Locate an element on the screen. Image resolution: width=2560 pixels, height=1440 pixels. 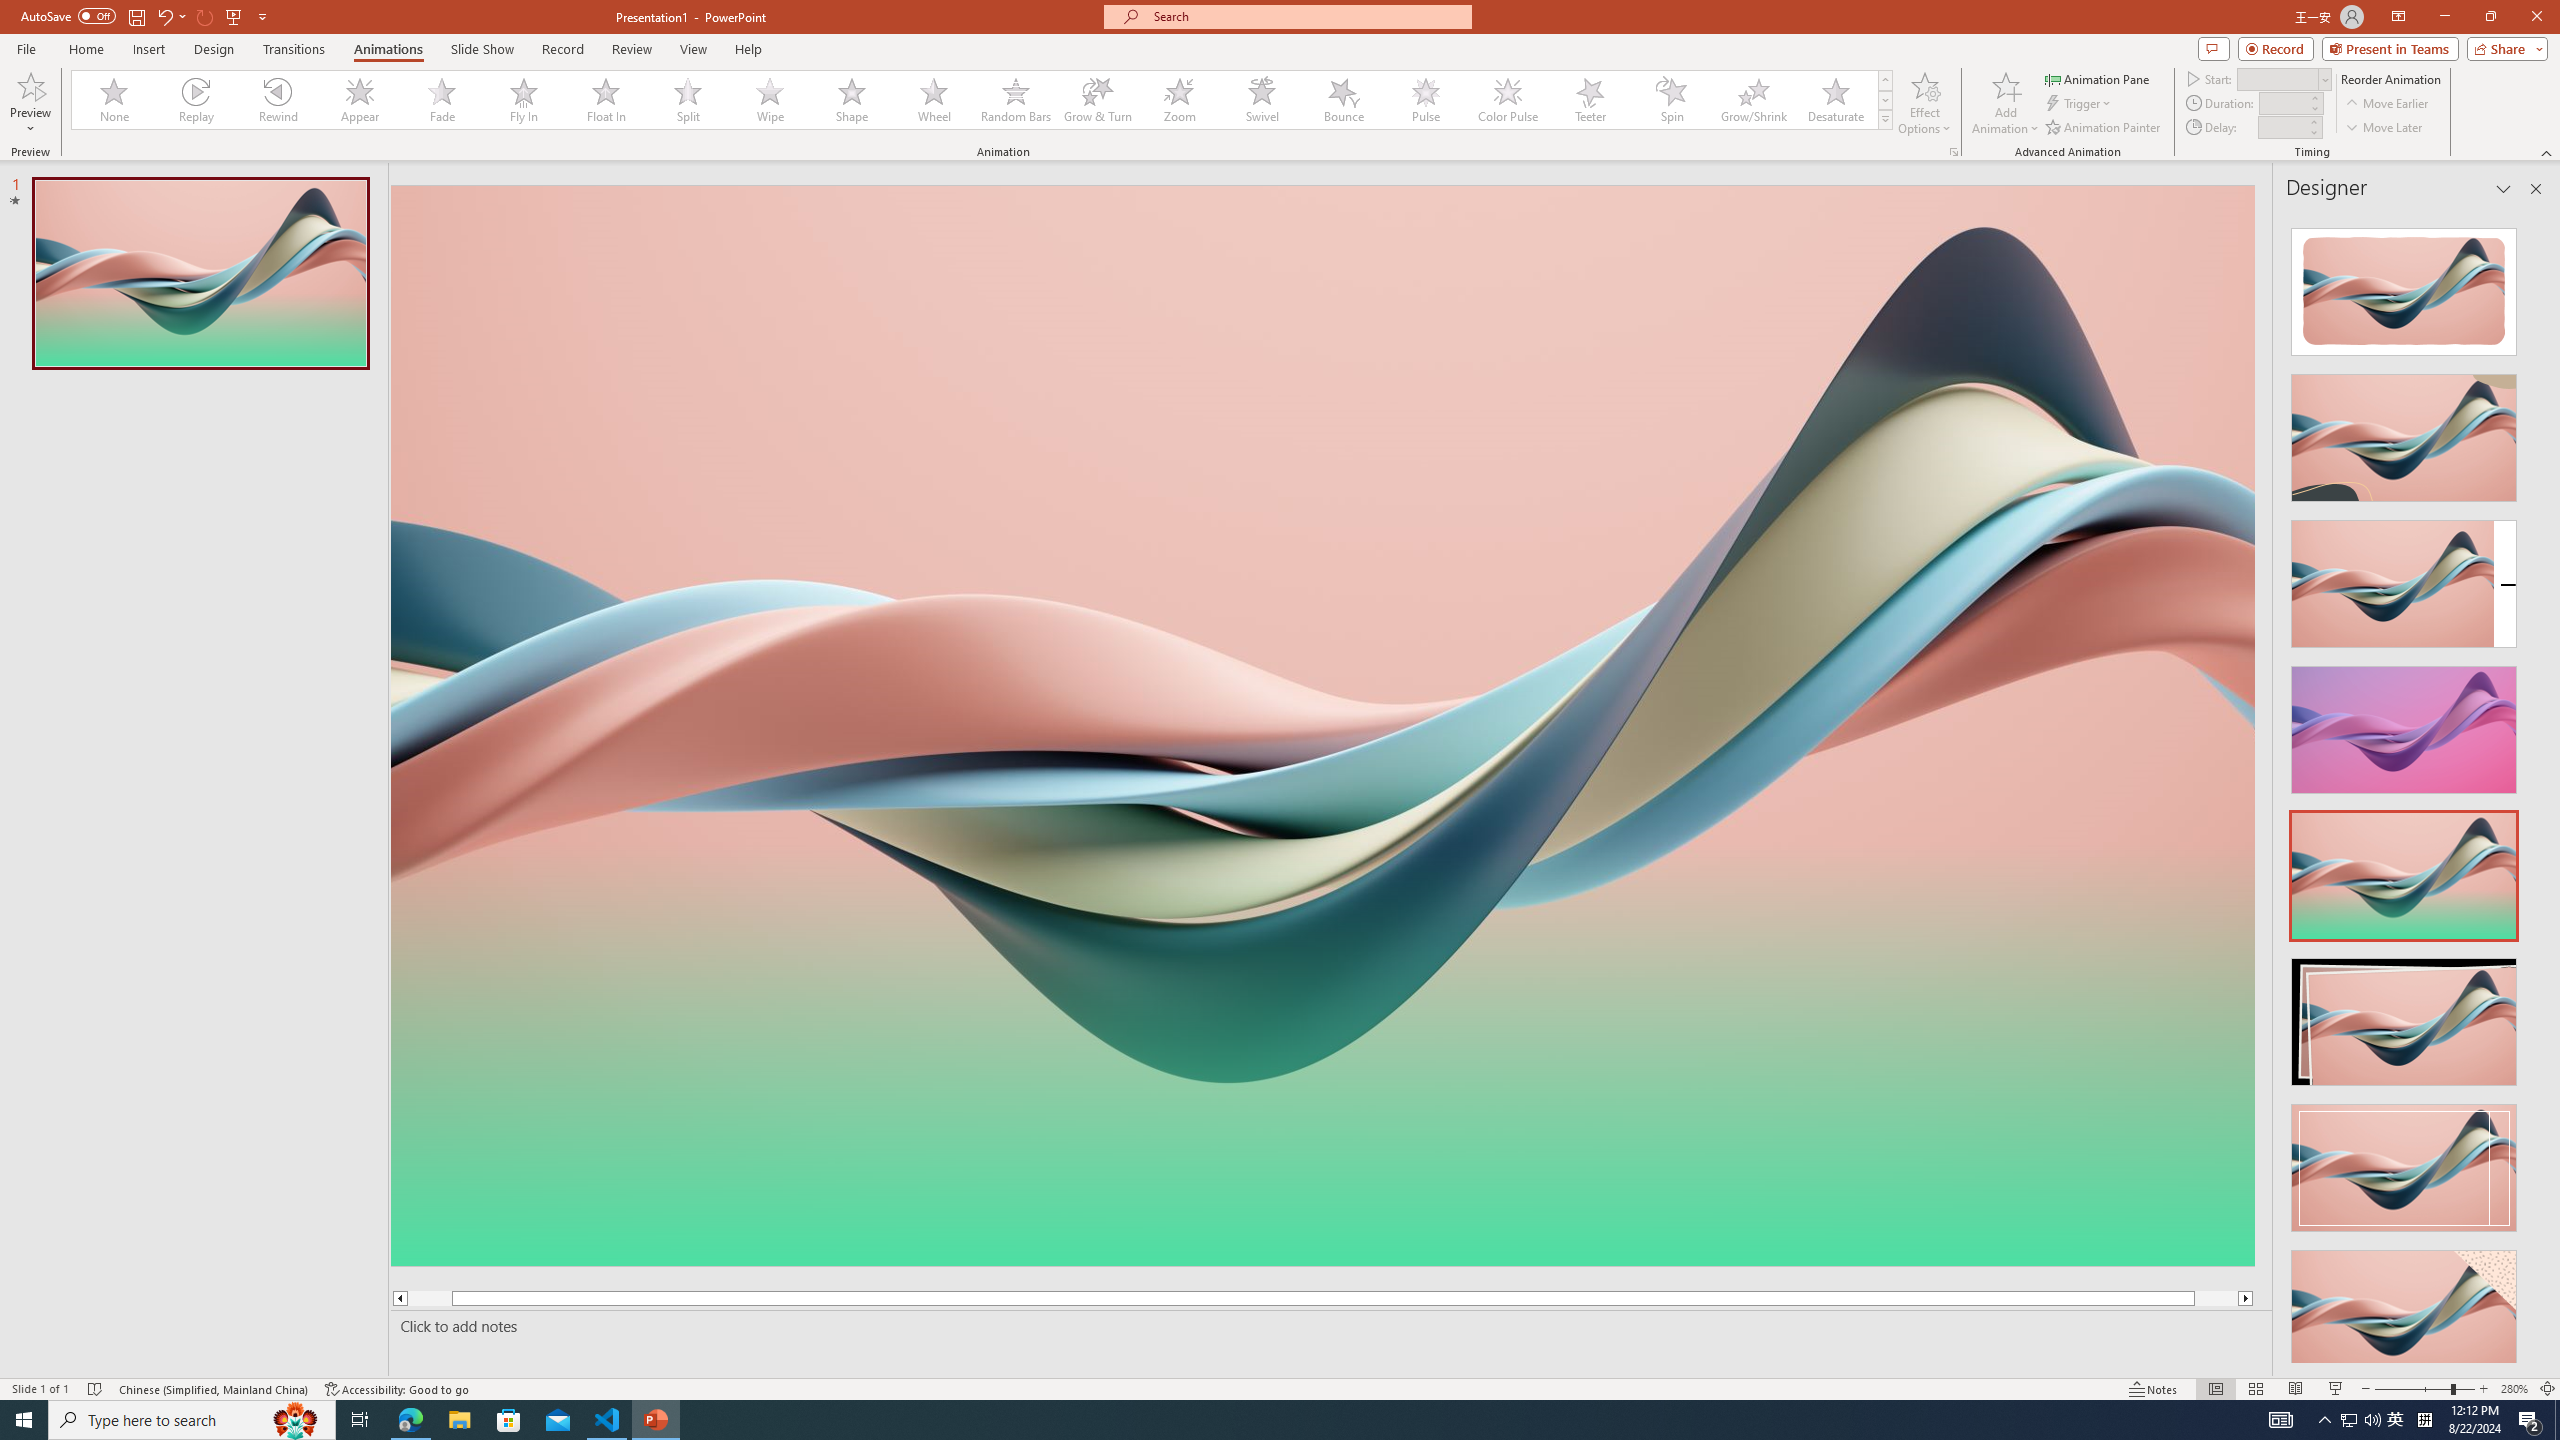
'Class: NetUIScrollBar' is located at coordinates (2533, 786).